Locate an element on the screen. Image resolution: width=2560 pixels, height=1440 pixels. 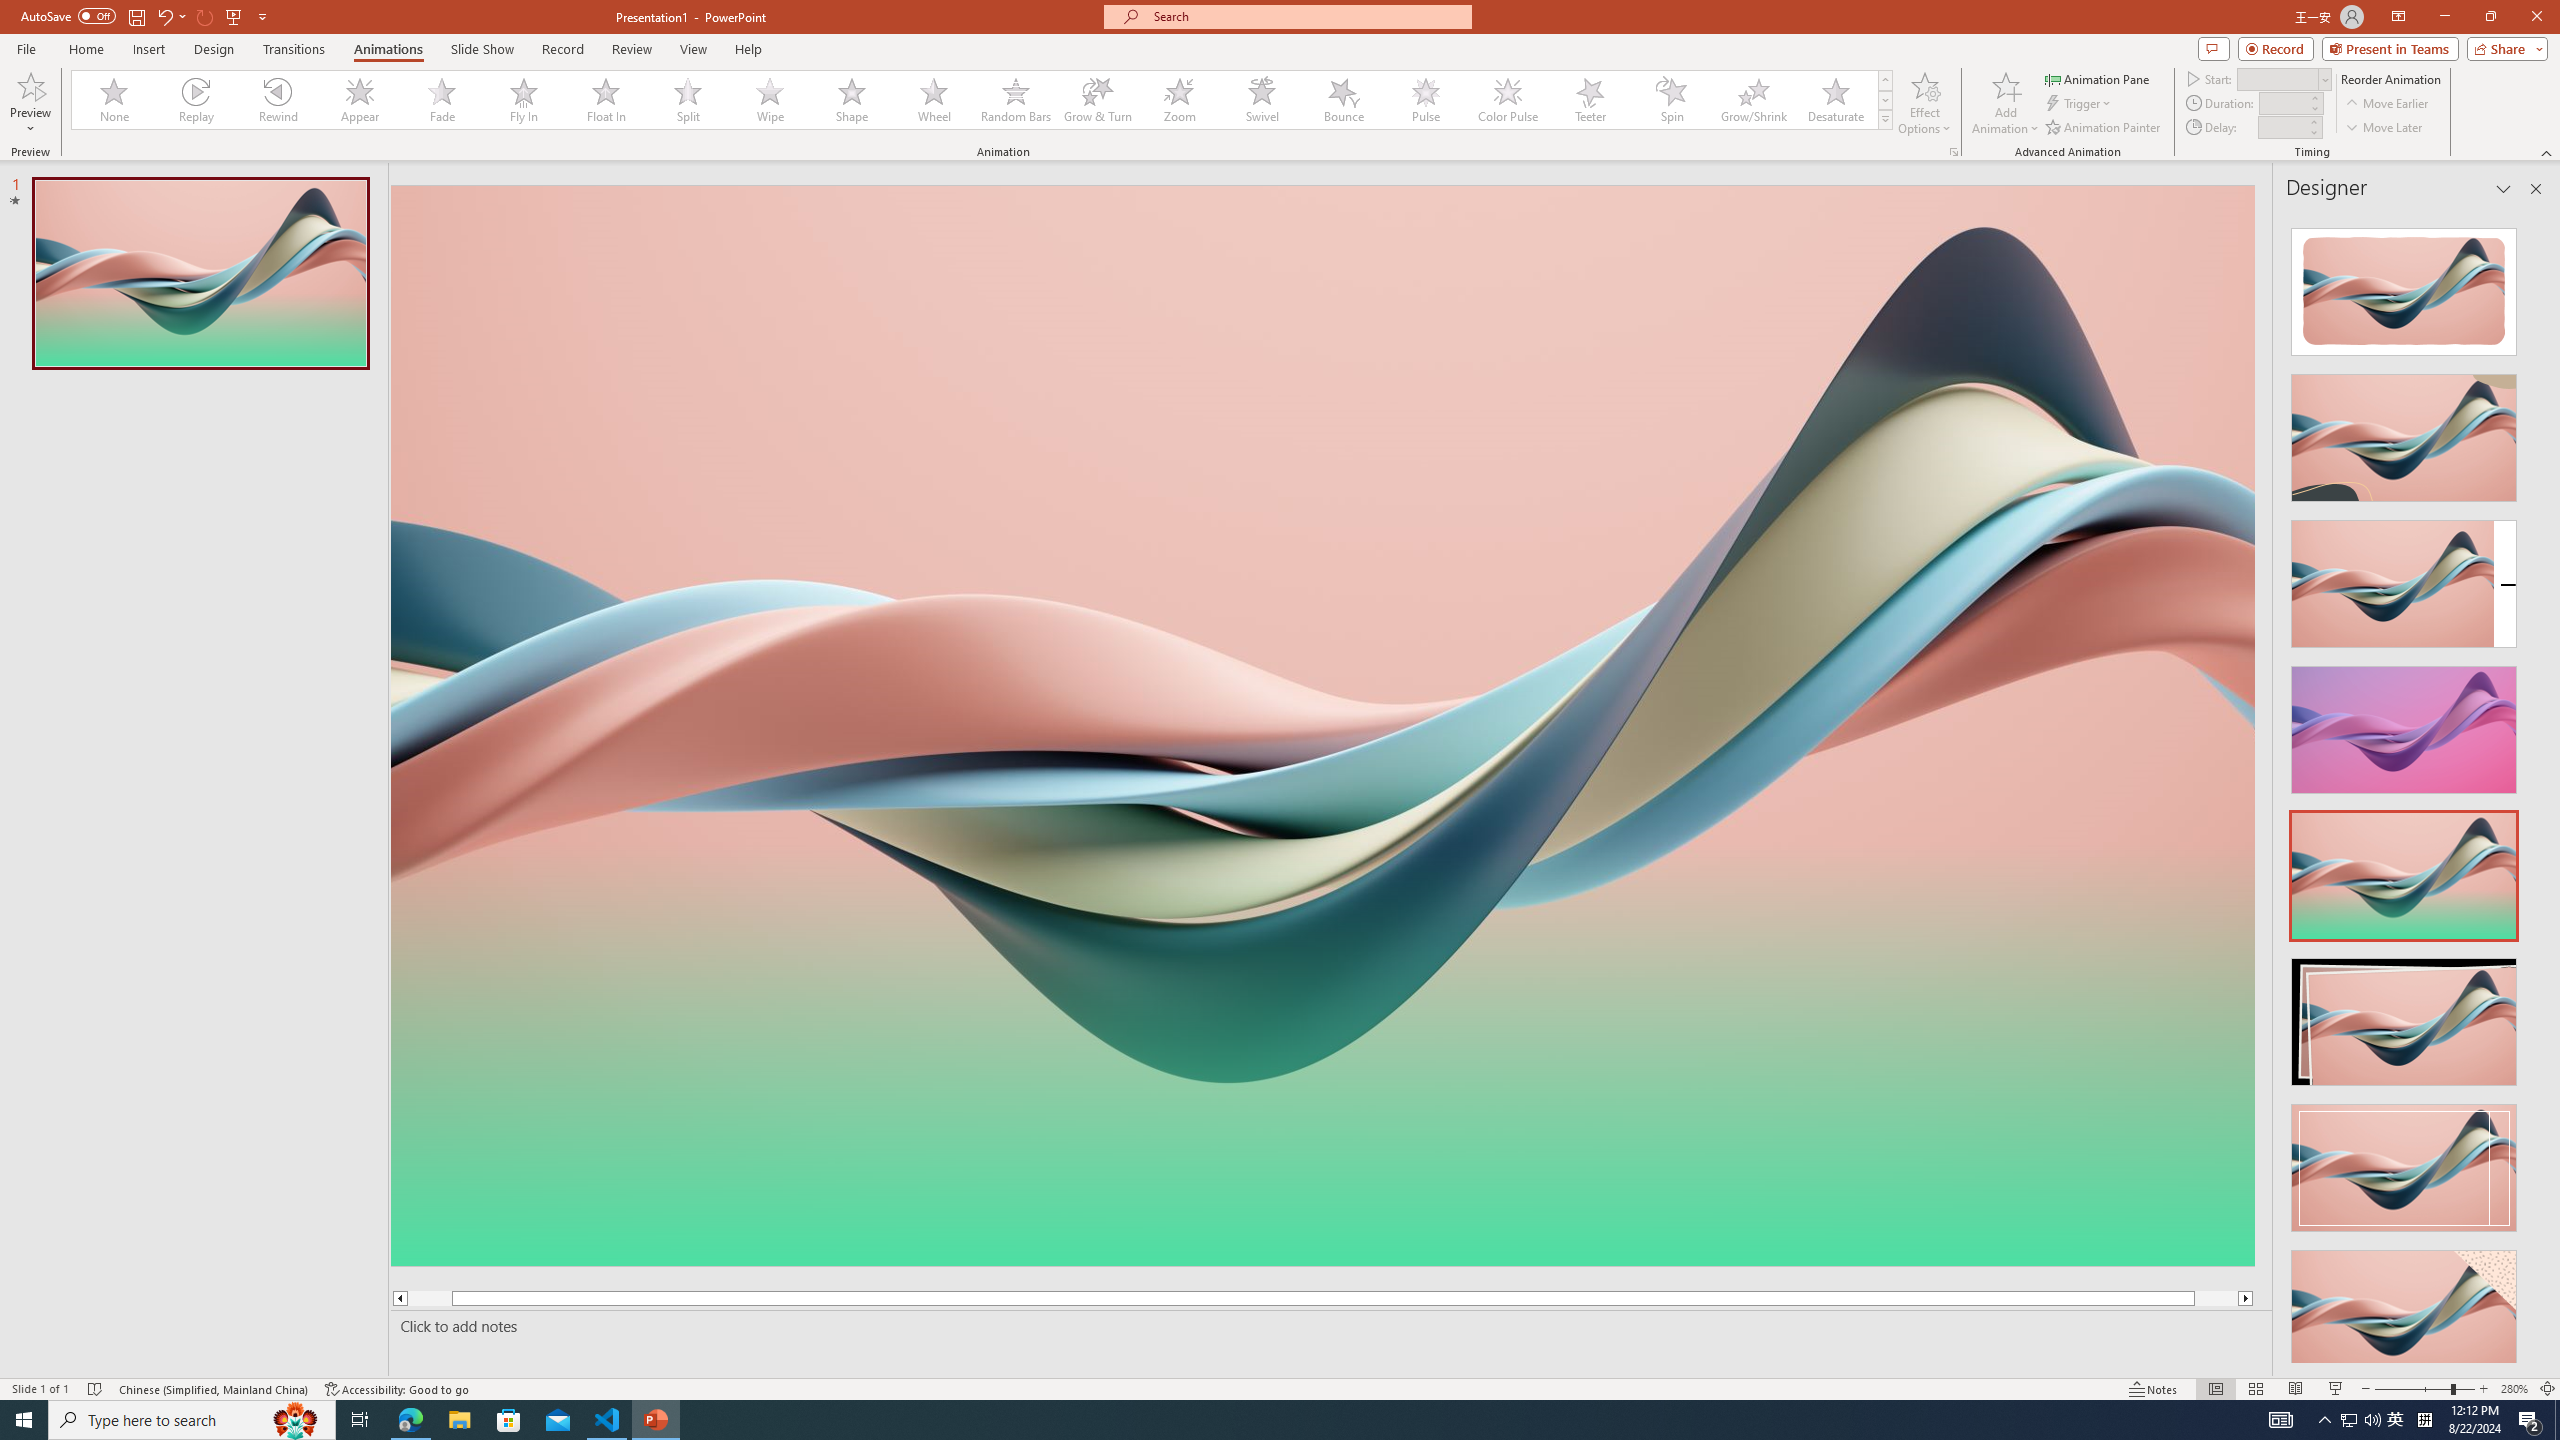
'Class: NetUIScrollBar' is located at coordinates (2533, 786).